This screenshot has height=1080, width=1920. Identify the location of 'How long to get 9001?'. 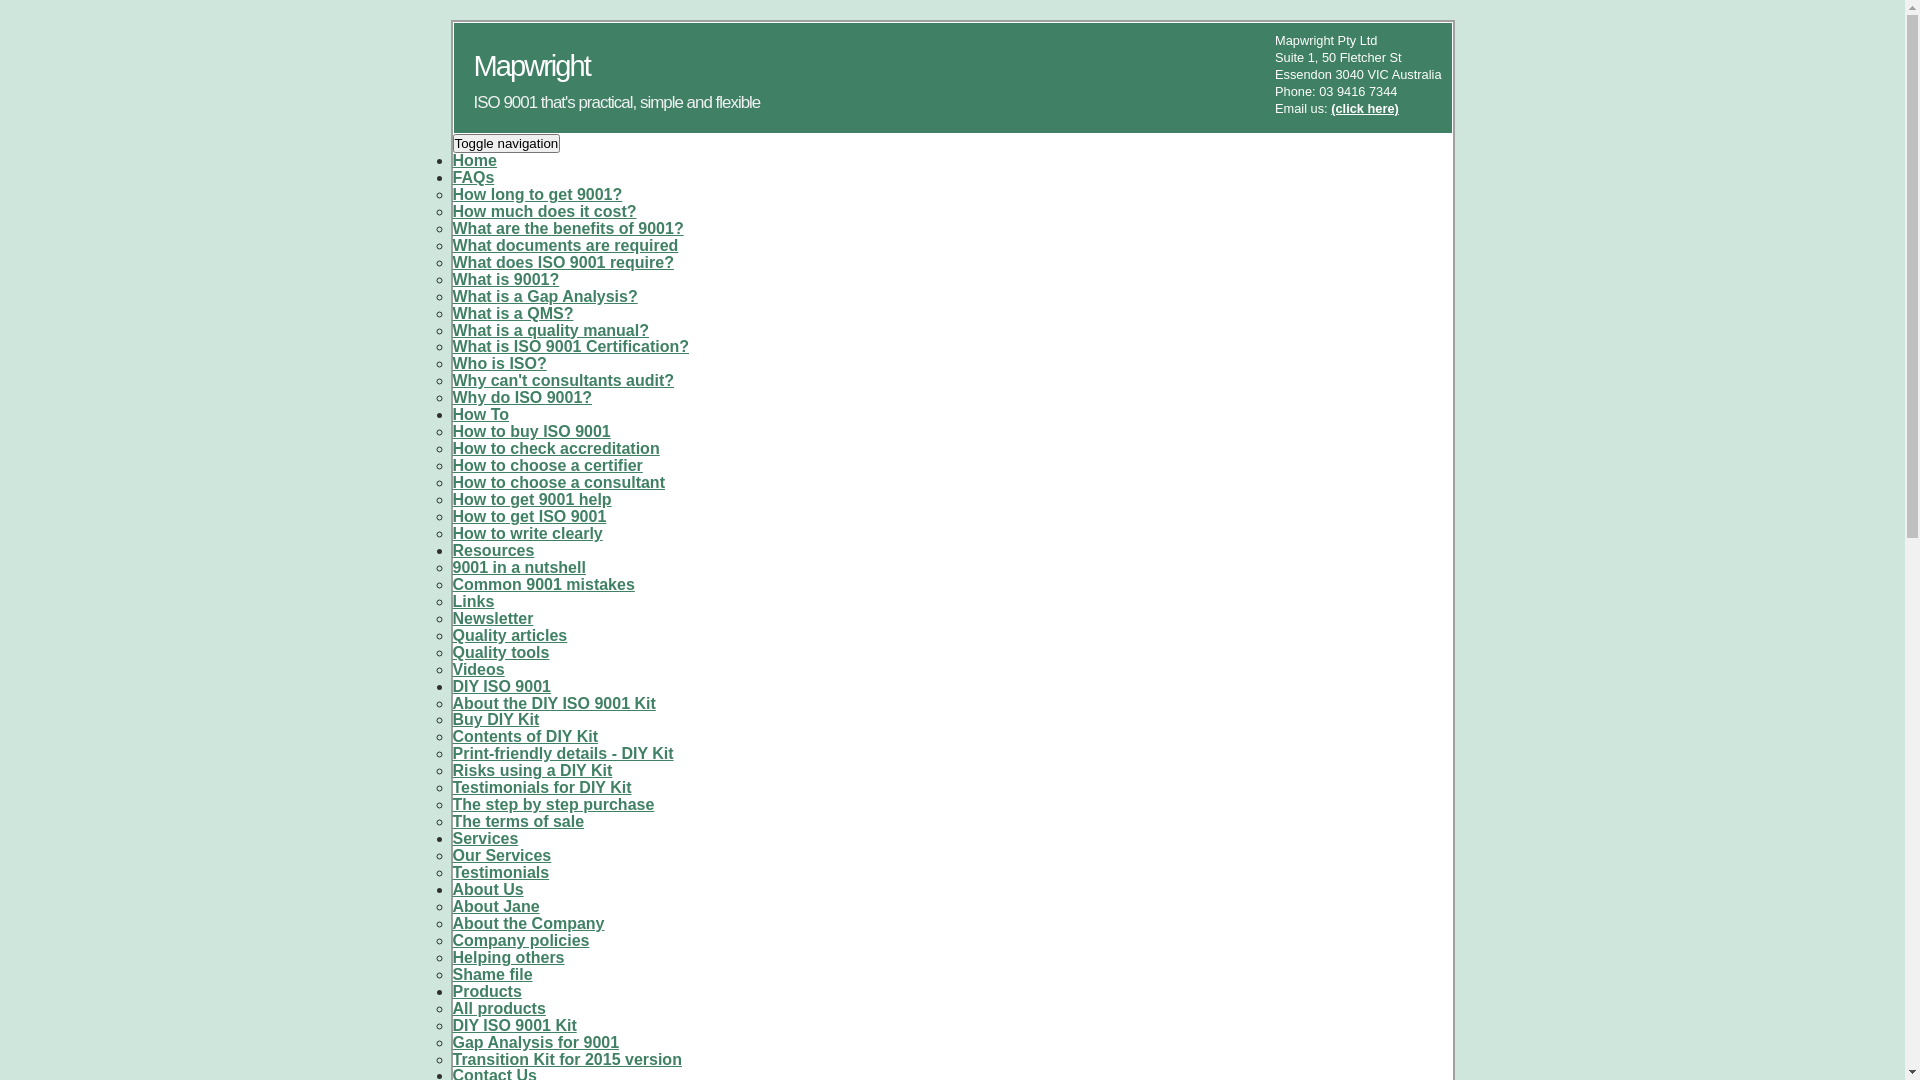
(537, 194).